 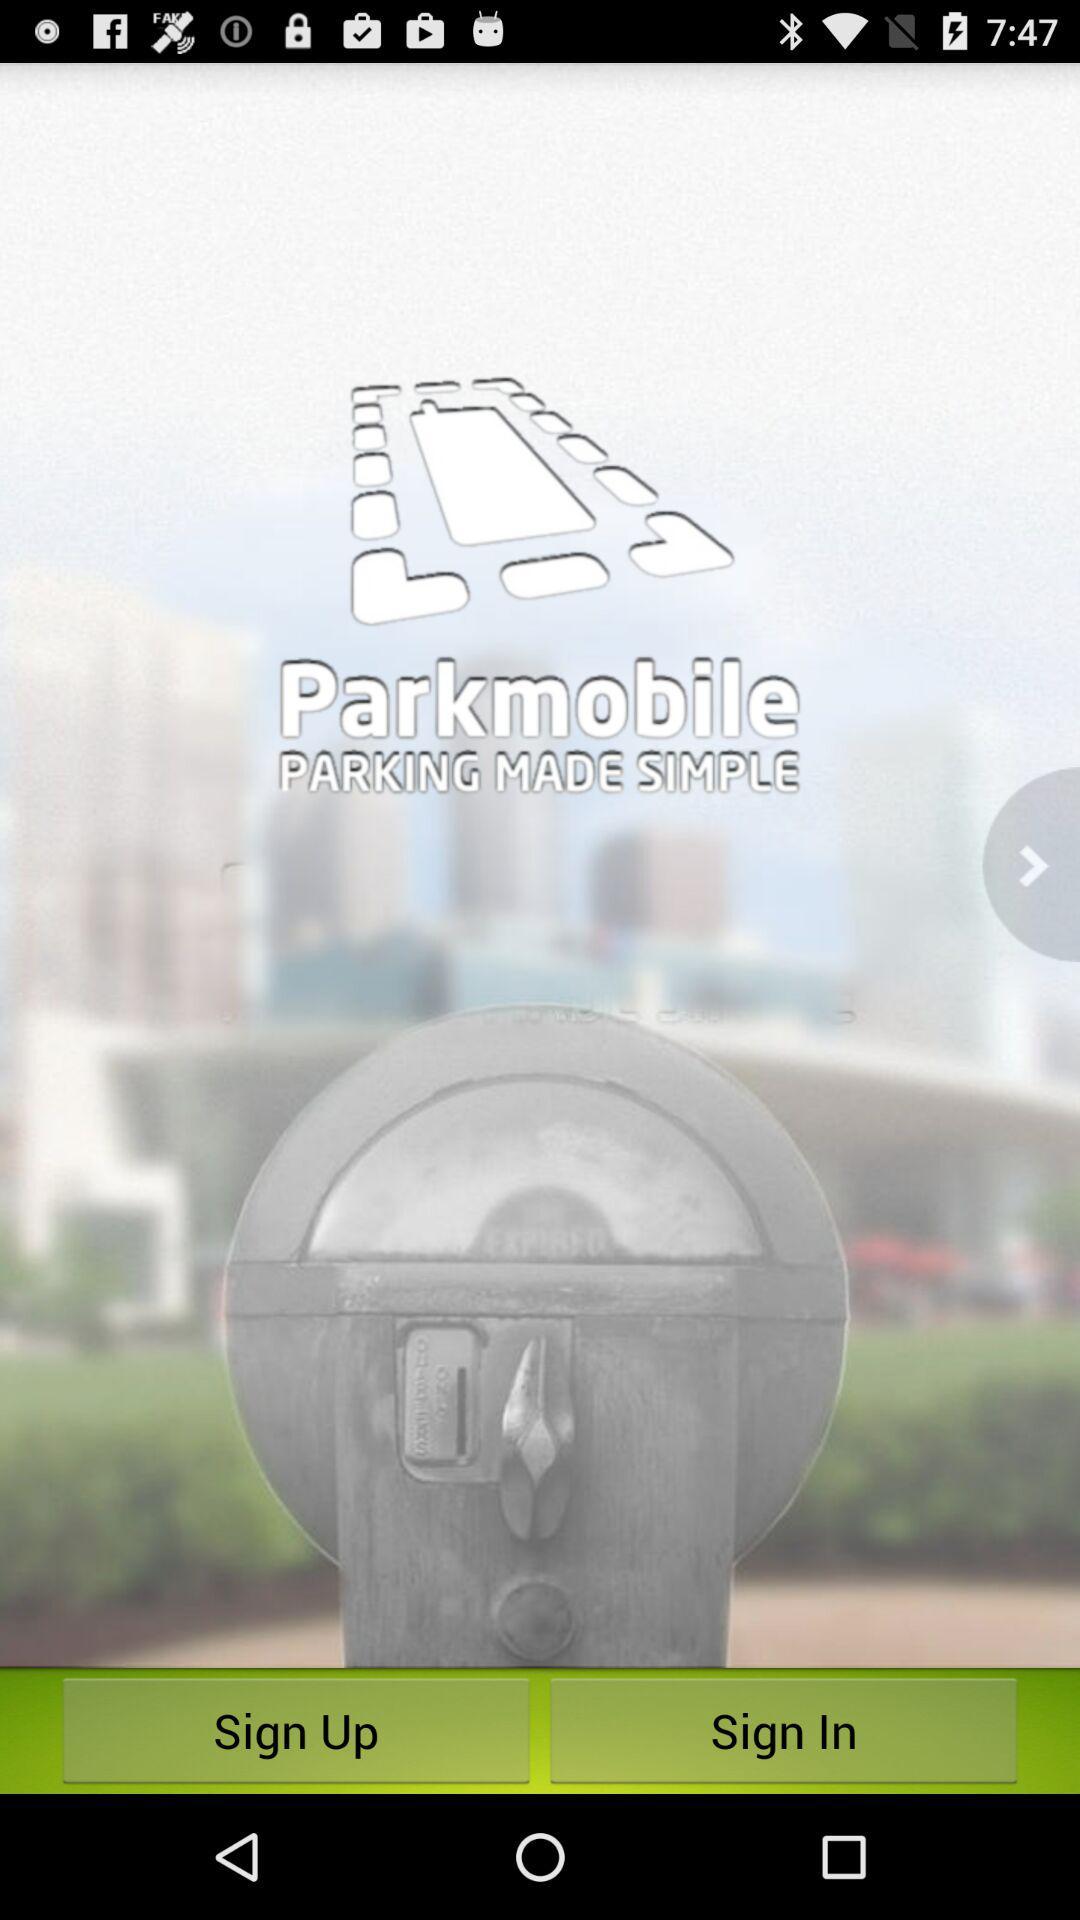 What do you see at coordinates (1031, 924) in the screenshot?
I see `the arrow_forward icon` at bounding box center [1031, 924].